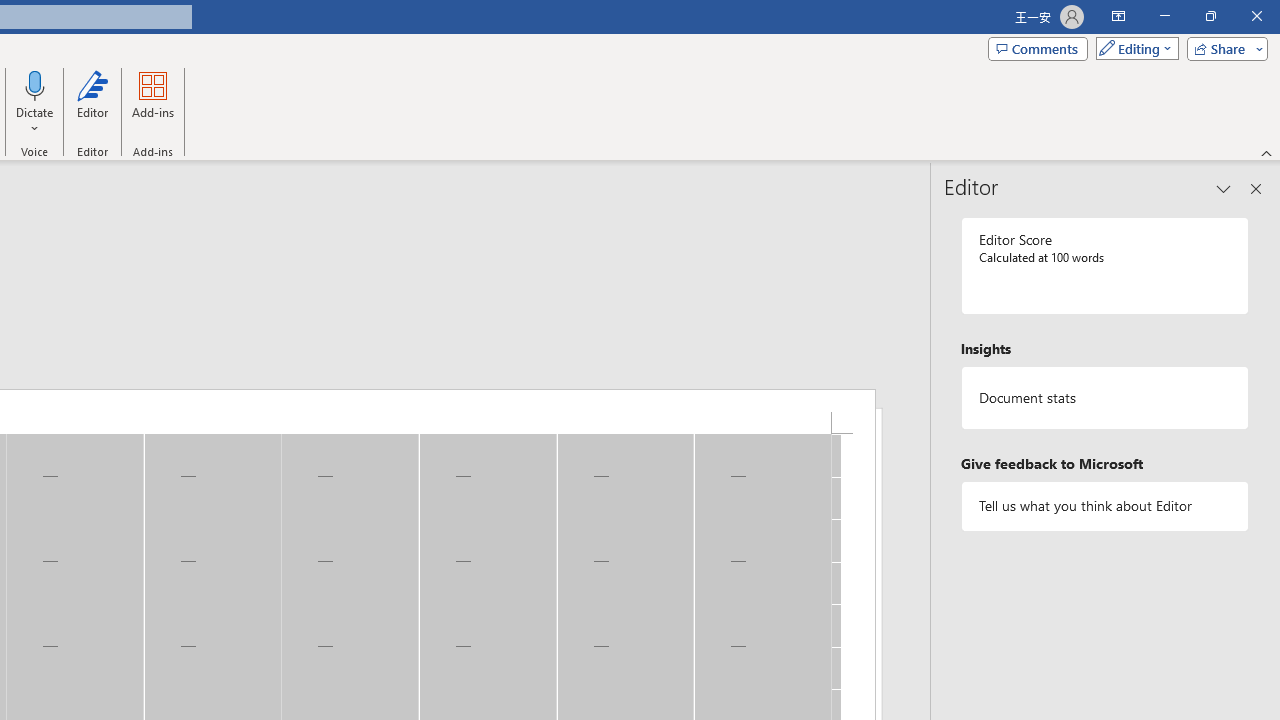 This screenshot has width=1280, height=720. What do you see at coordinates (35, 84) in the screenshot?
I see `'Dictate'` at bounding box center [35, 84].